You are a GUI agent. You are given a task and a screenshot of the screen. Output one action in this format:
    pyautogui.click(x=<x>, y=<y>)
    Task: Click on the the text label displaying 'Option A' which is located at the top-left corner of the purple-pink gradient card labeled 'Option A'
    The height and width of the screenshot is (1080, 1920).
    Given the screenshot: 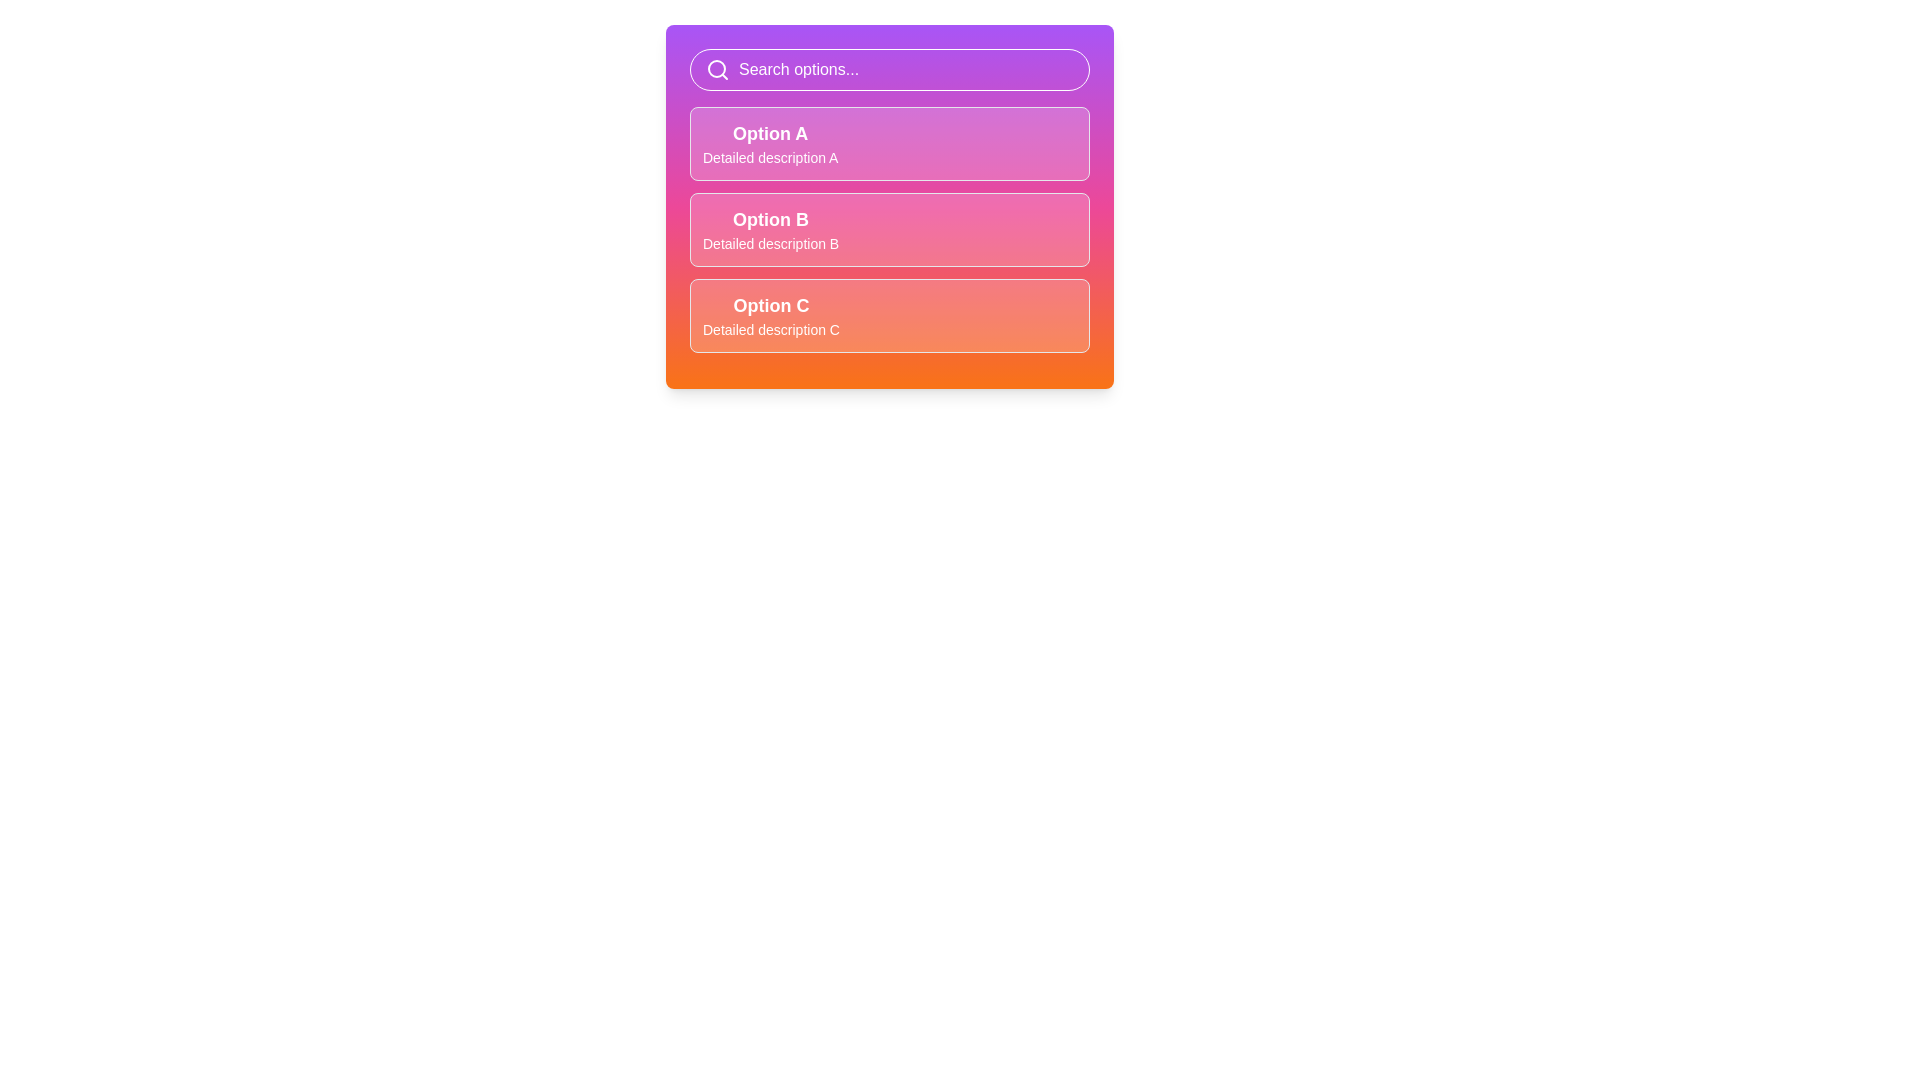 What is the action you would take?
    pyautogui.click(x=769, y=134)
    